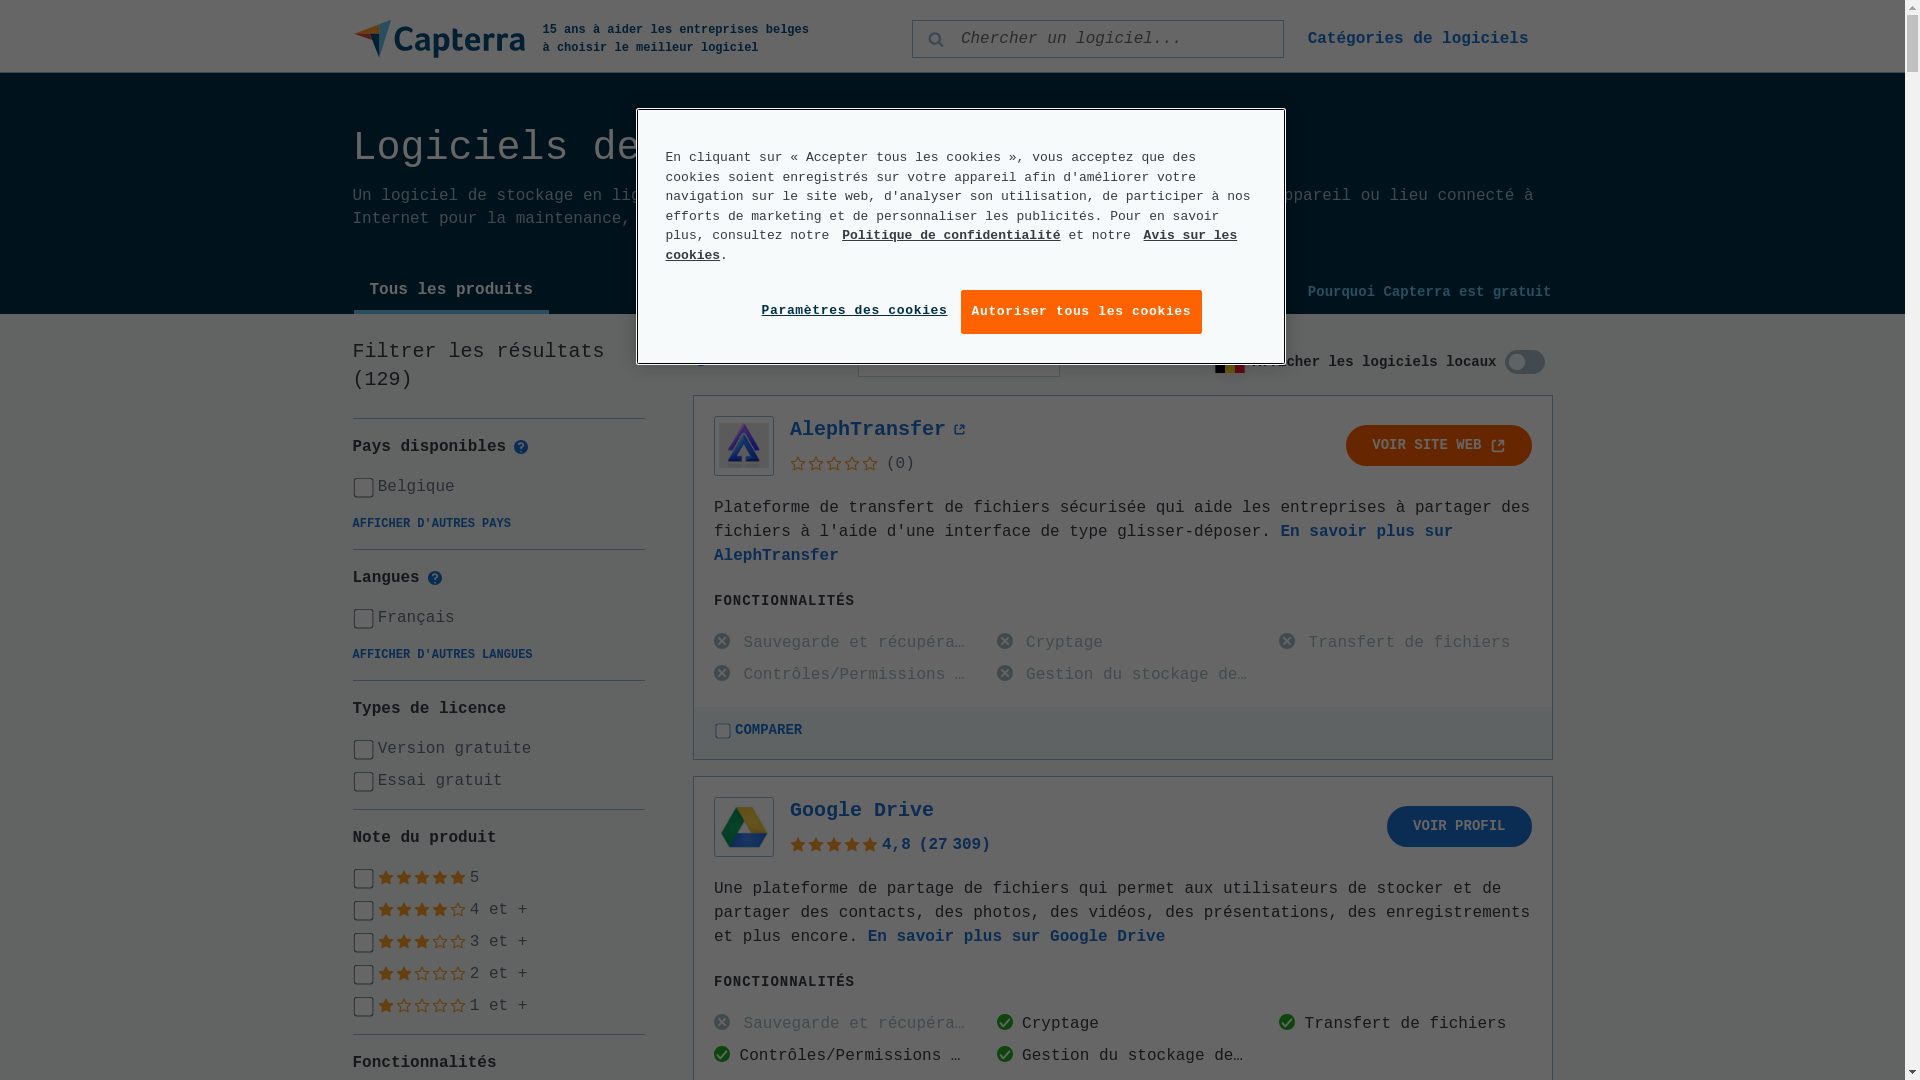  Describe the element at coordinates (498, 910) in the screenshot. I see `'4 et +'` at that location.